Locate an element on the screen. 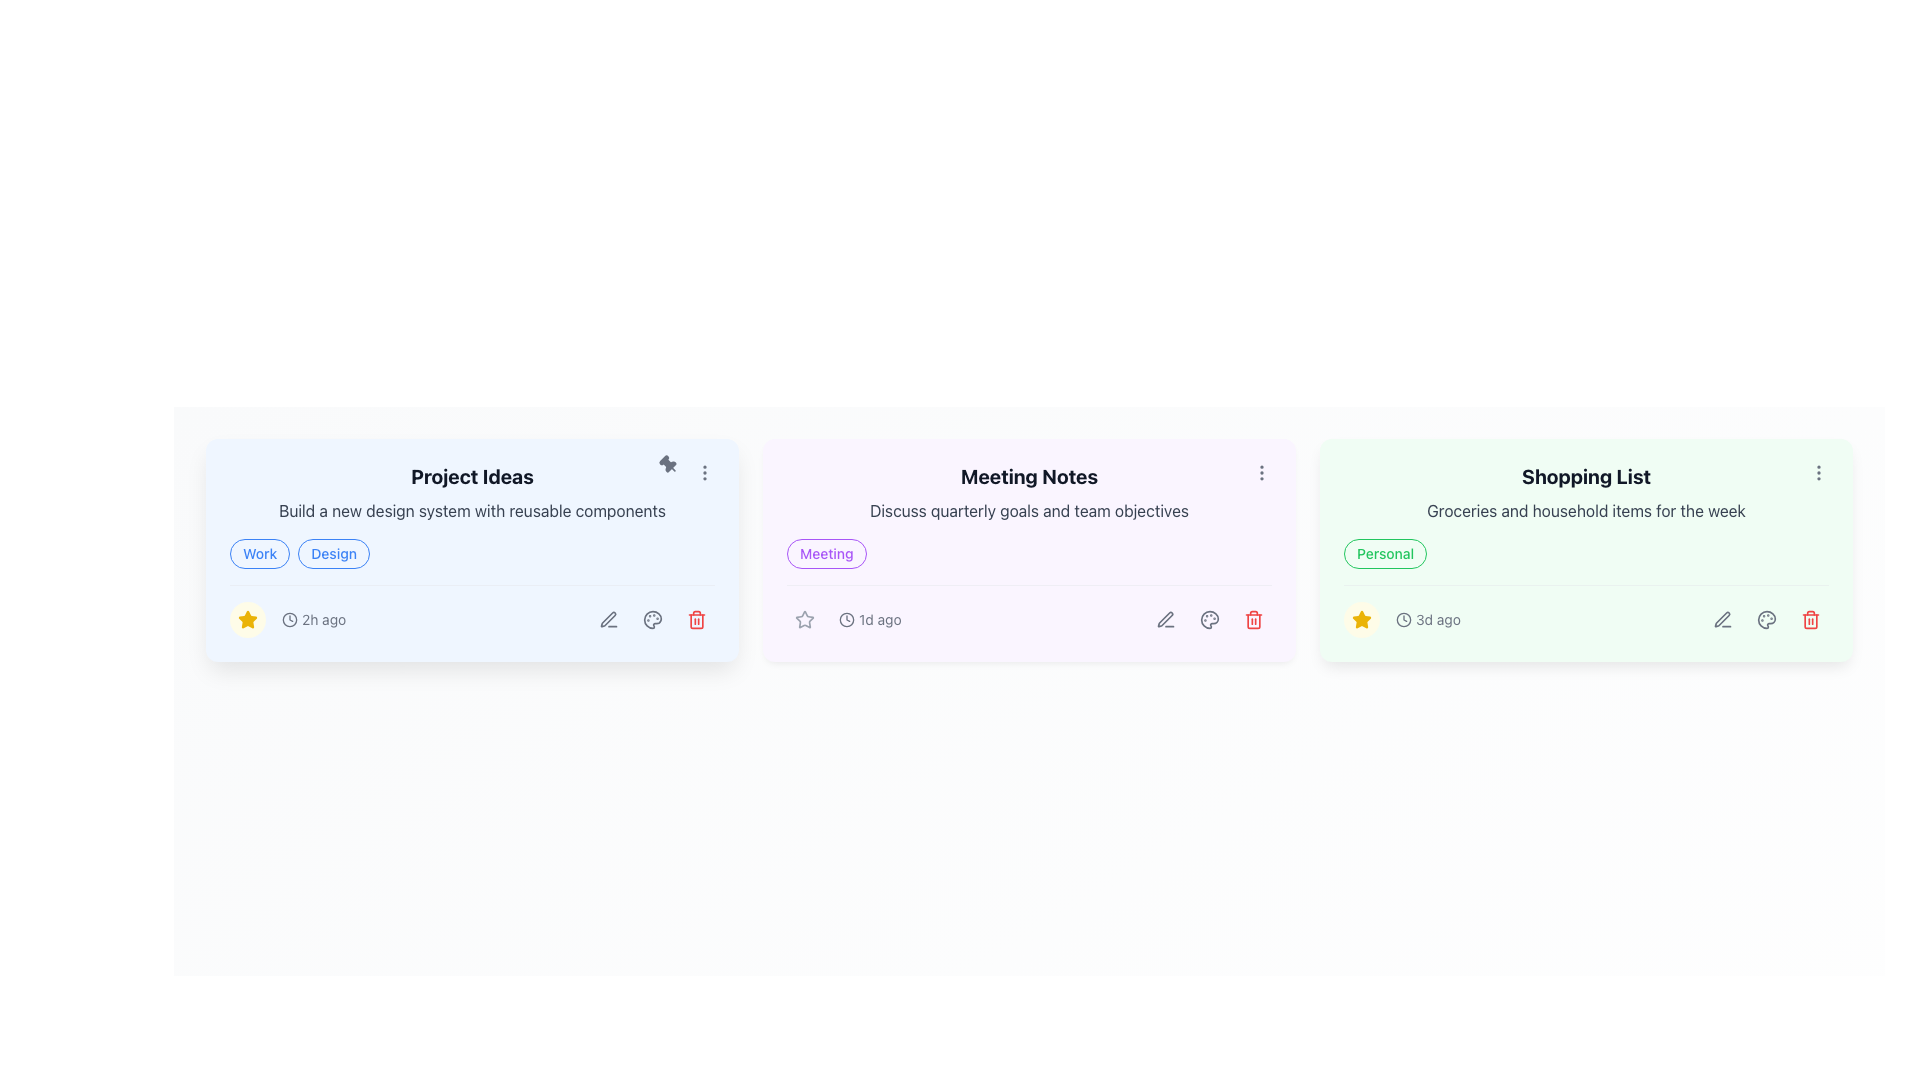 Image resolution: width=1920 pixels, height=1080 pixels. the Icon button, which is the second interactive icon in a horizontal set of controls beneath the title 'Project Ideas' in the first card of the layout is located at coordinates (652, 619).